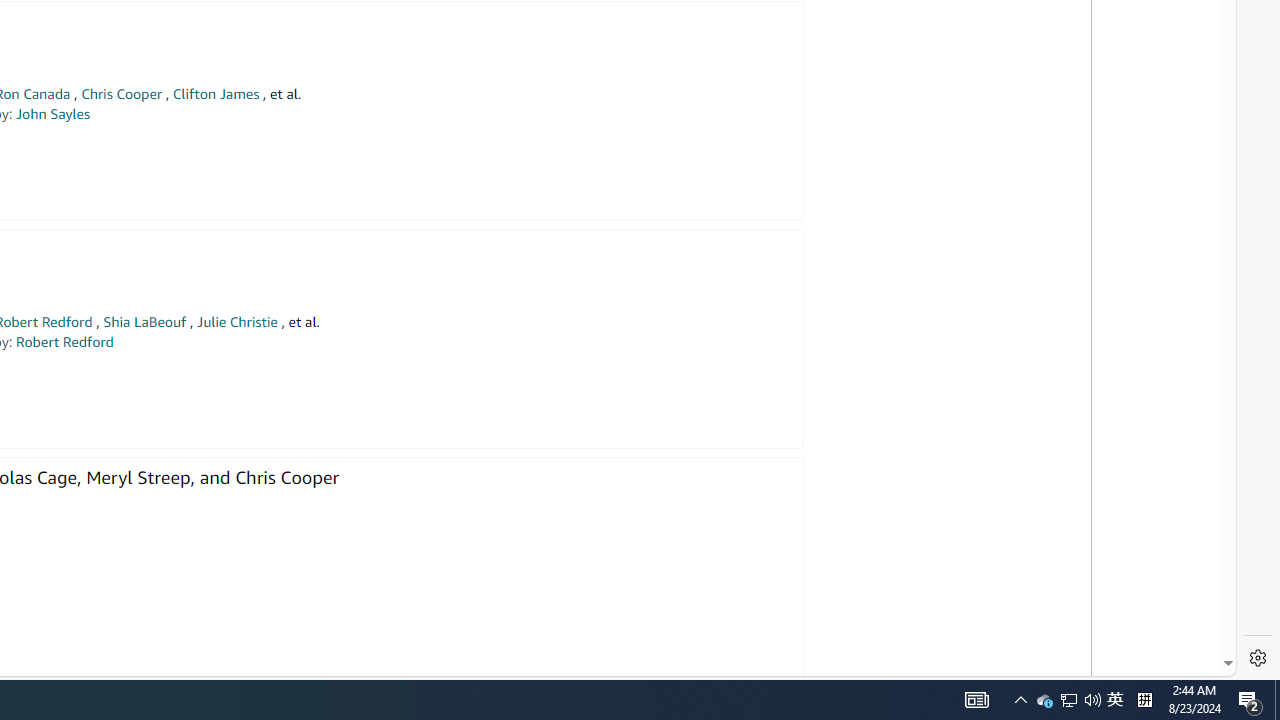 The width and height of the screenshot is (1280, 720). What do you see at coordinates (215, 94) in the screenshot?
I see `'Clifton James'` at bounding box center [215, 94].